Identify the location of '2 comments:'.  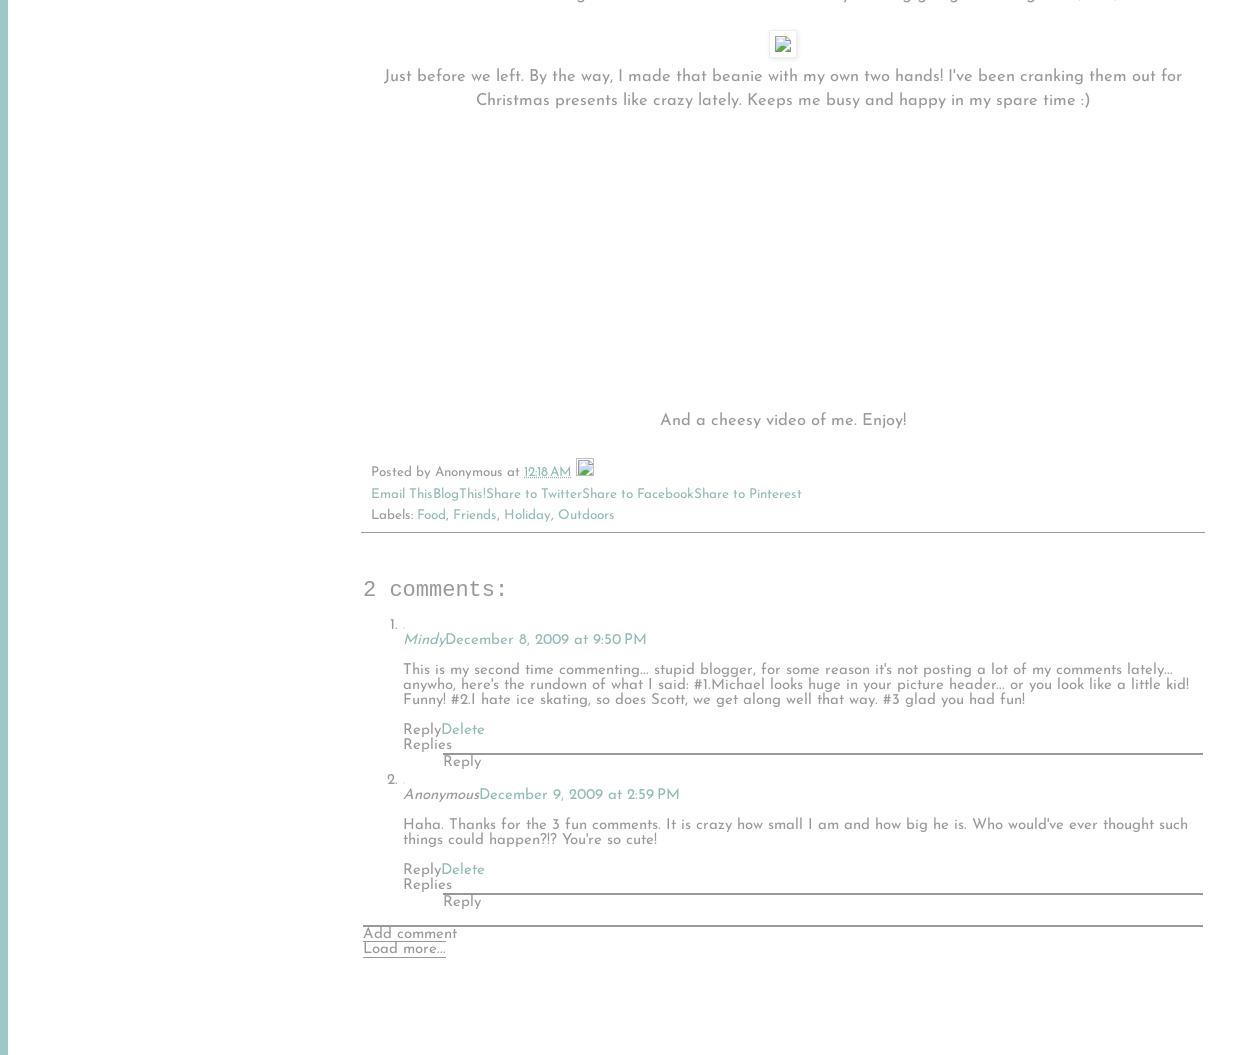
(362, 589).